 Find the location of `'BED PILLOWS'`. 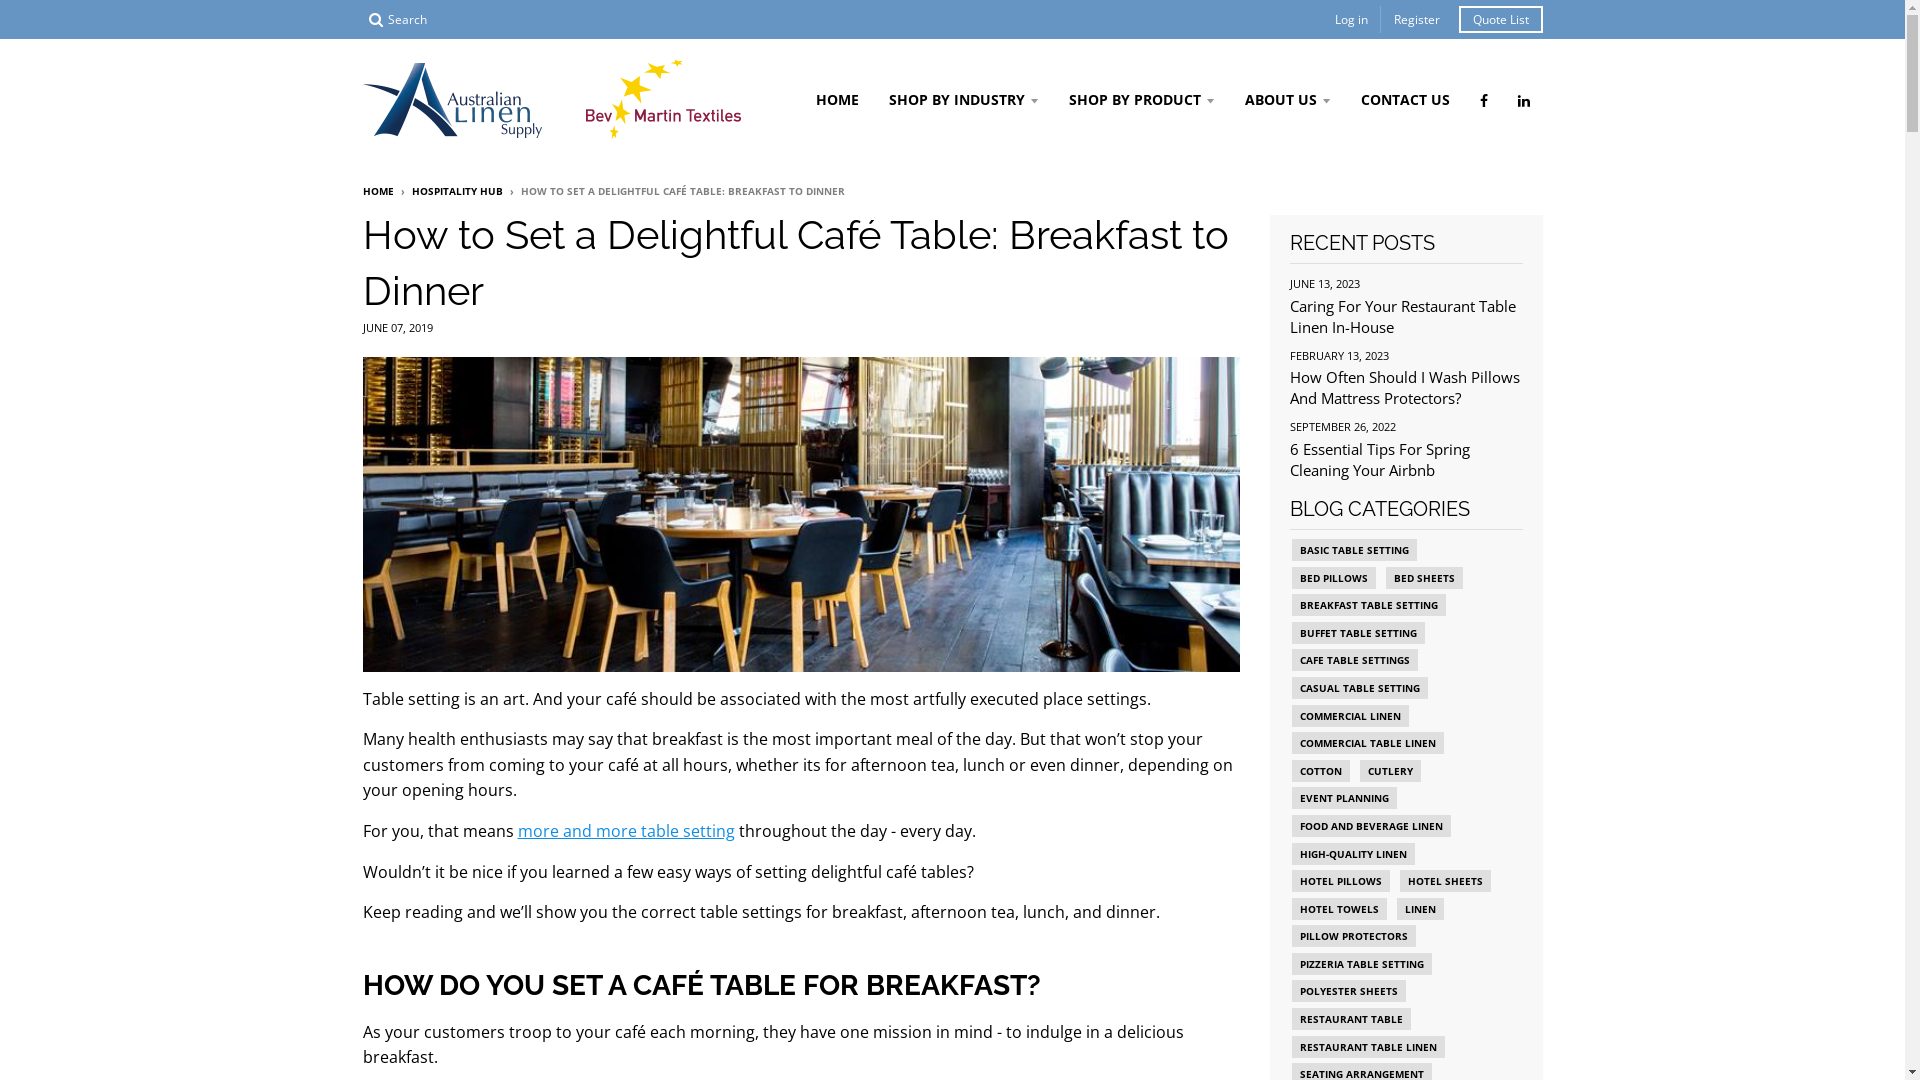

'BED PILLOWS' is located at coordinates (1334, 578).